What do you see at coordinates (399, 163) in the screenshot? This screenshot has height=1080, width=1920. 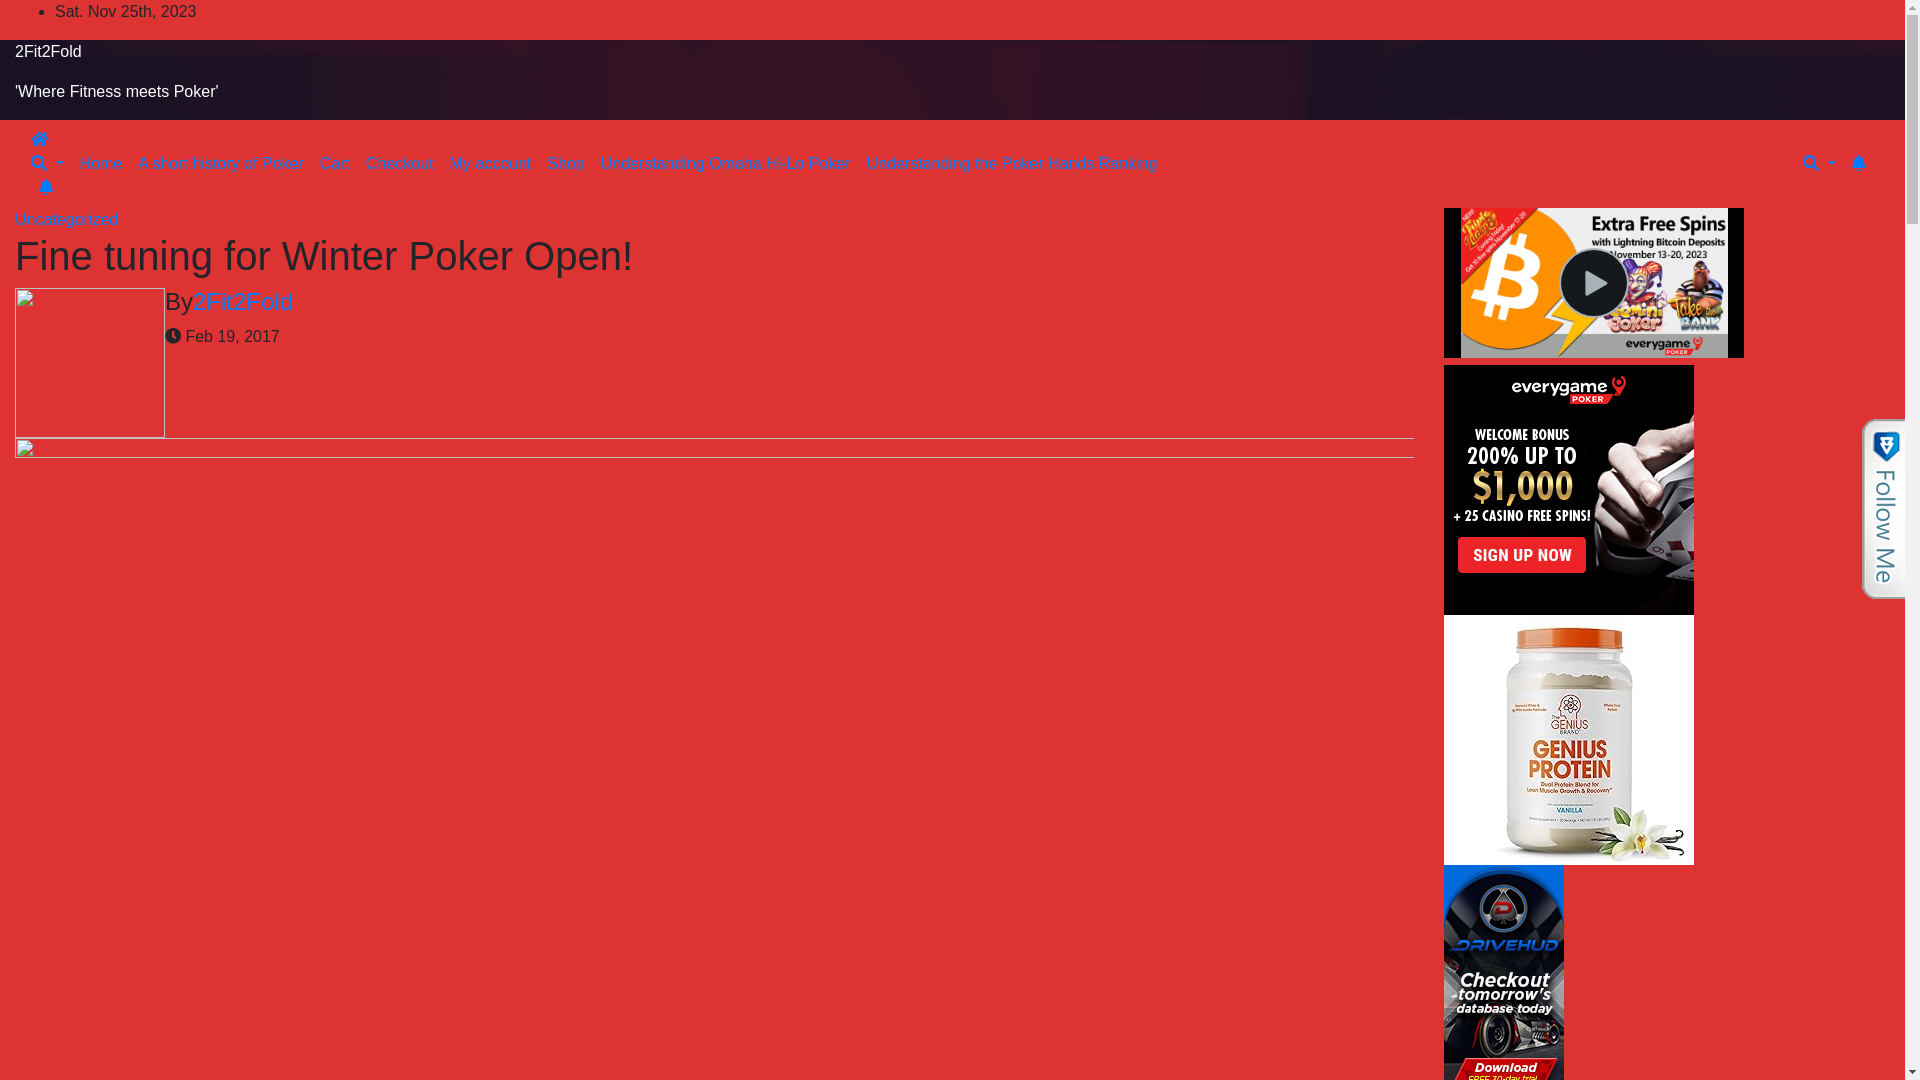 I see `'Checkout'` at bounding box center [399, 163].